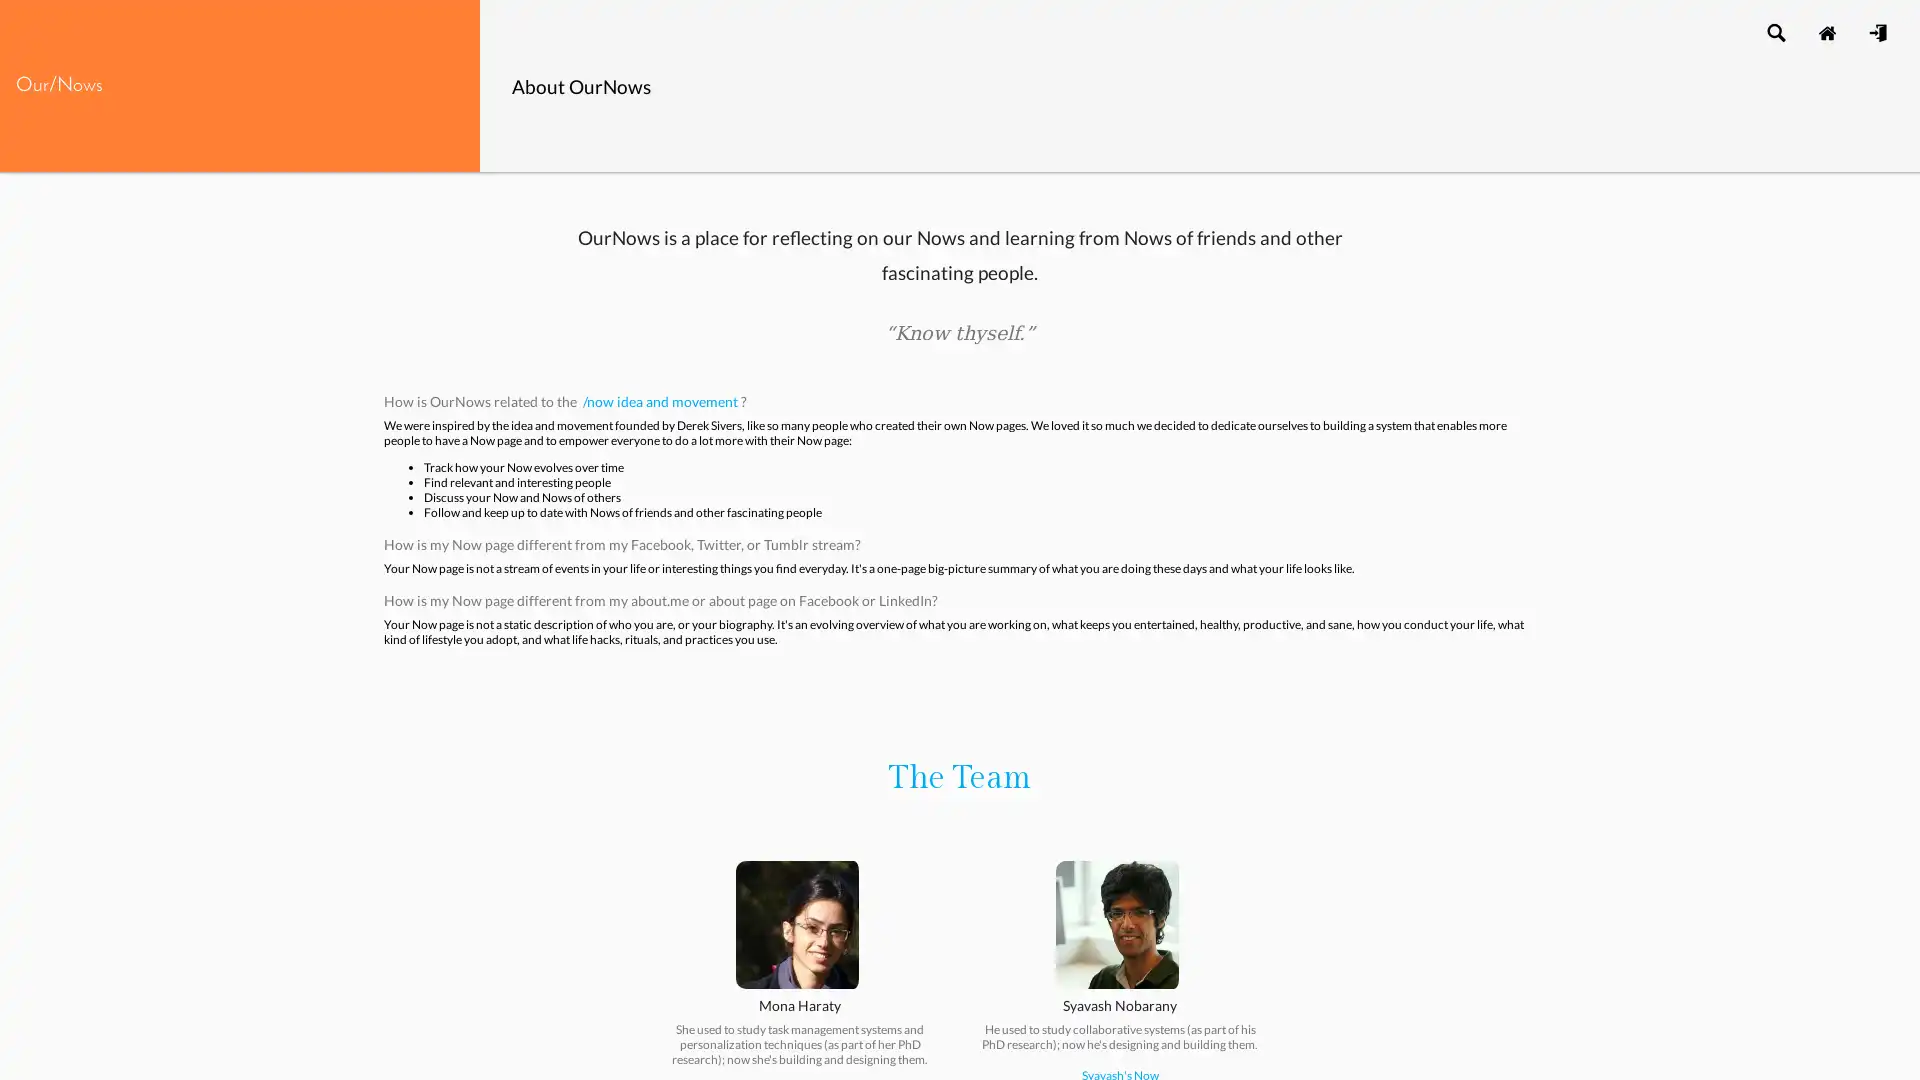 This screenshot has height=1080, width=1920. What do you see at coordinates (1876, 31) in the screenshot?
I see `Login` at bounding box center [1876, 31].